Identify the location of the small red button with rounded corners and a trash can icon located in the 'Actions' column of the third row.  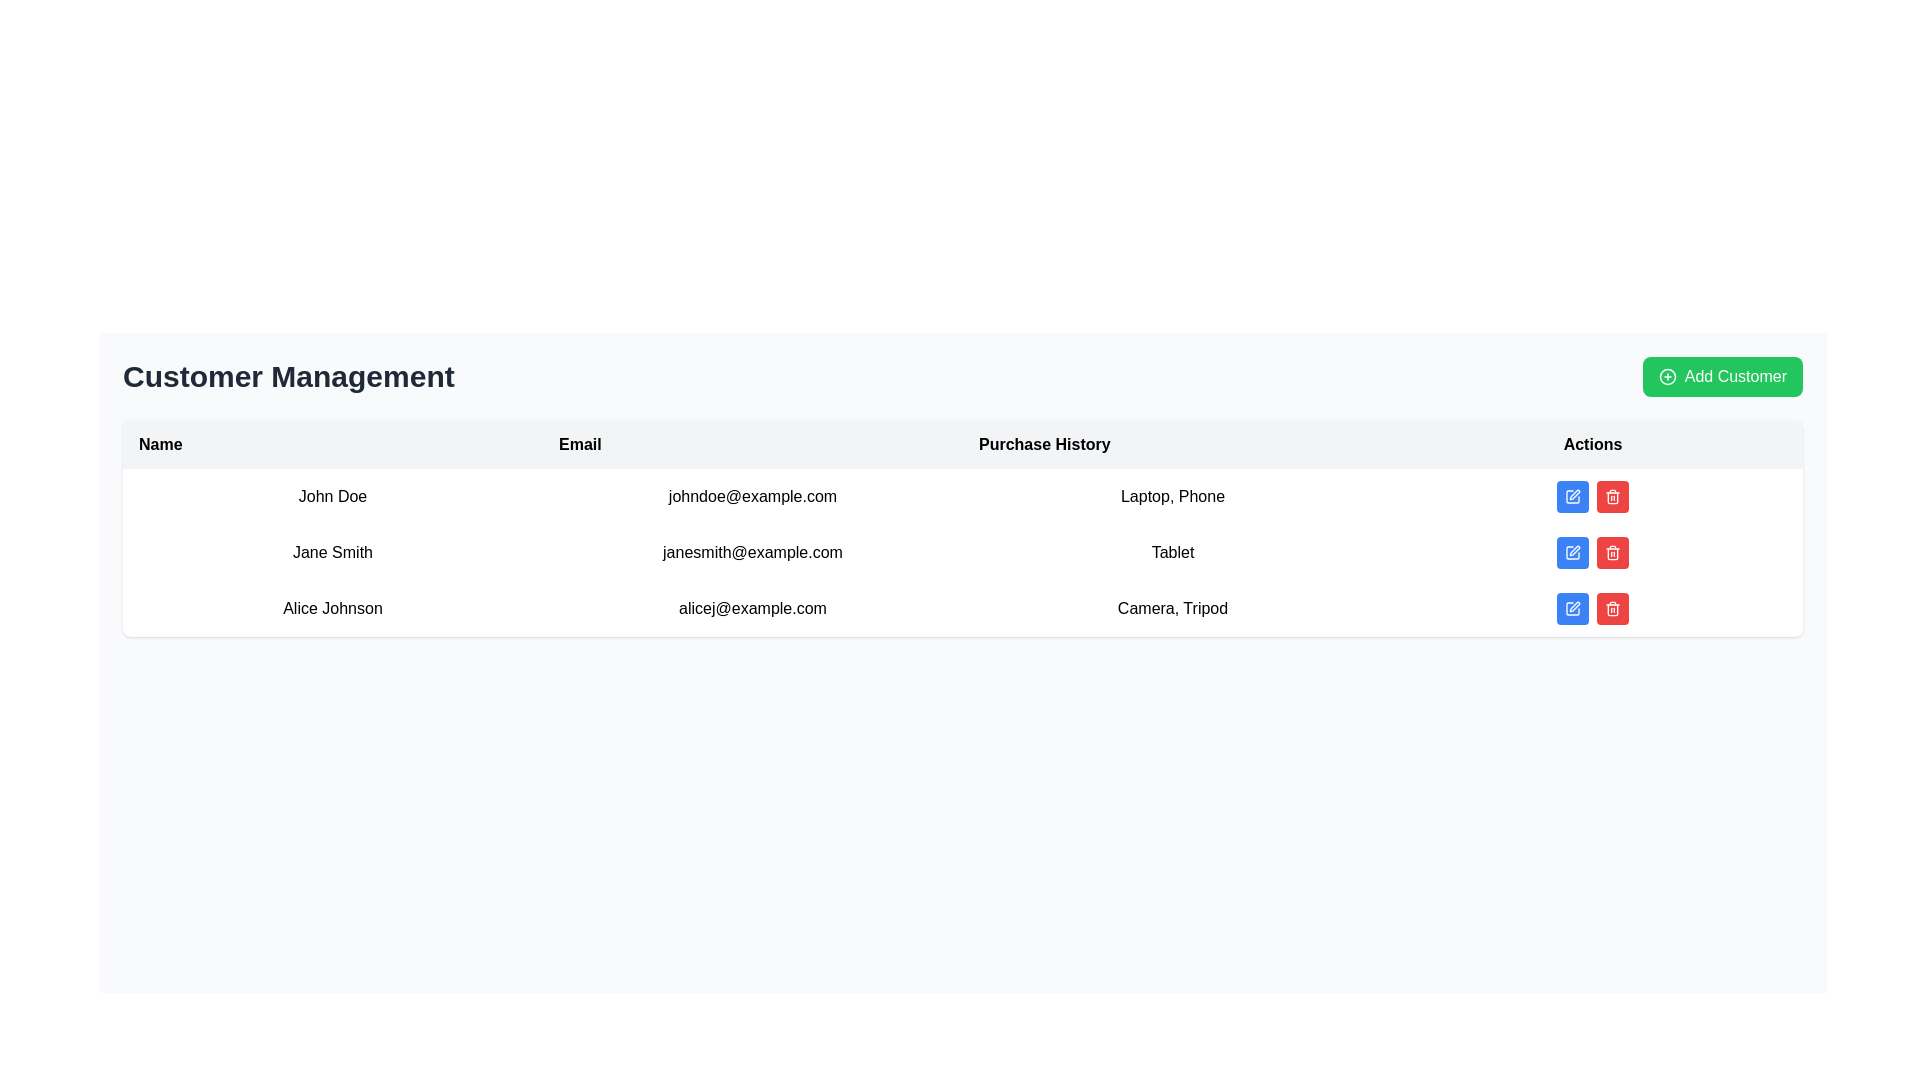
(1612, 608).